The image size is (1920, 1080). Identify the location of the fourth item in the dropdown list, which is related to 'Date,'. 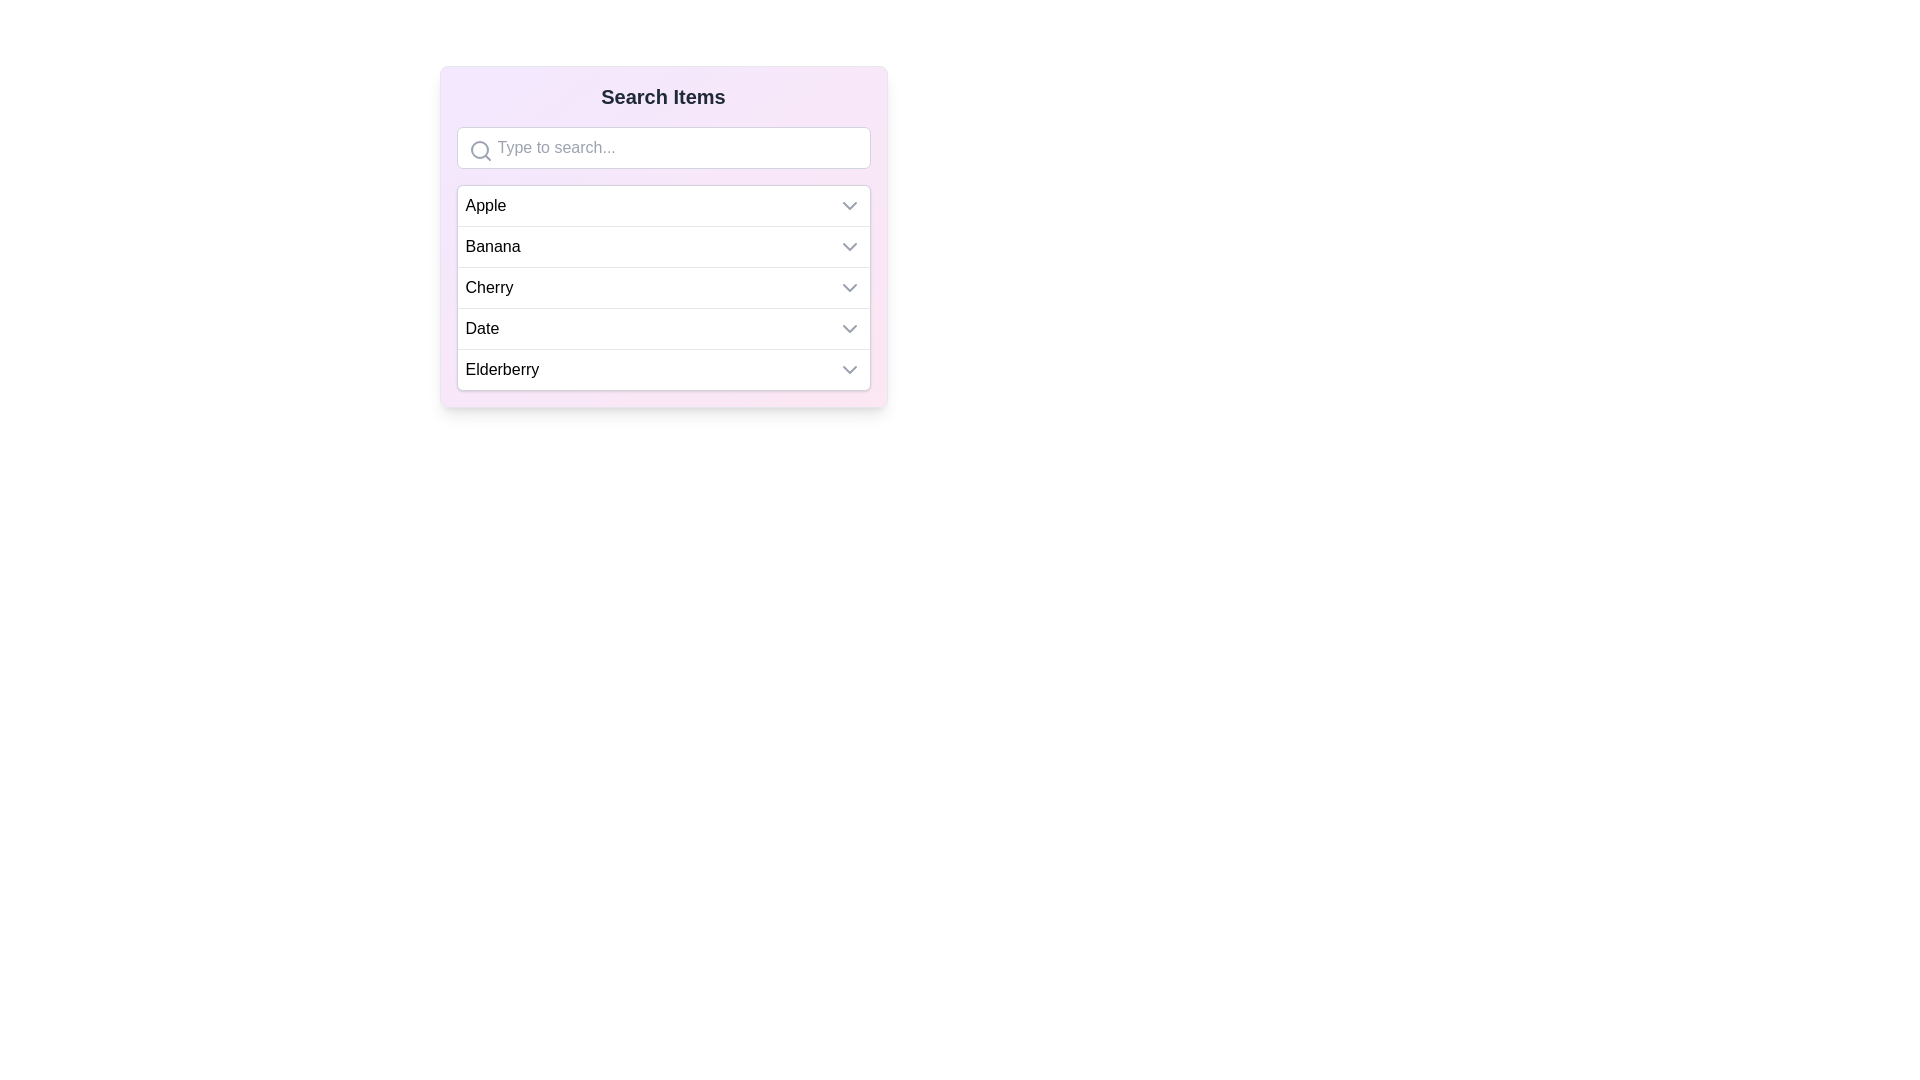
(663, 327).